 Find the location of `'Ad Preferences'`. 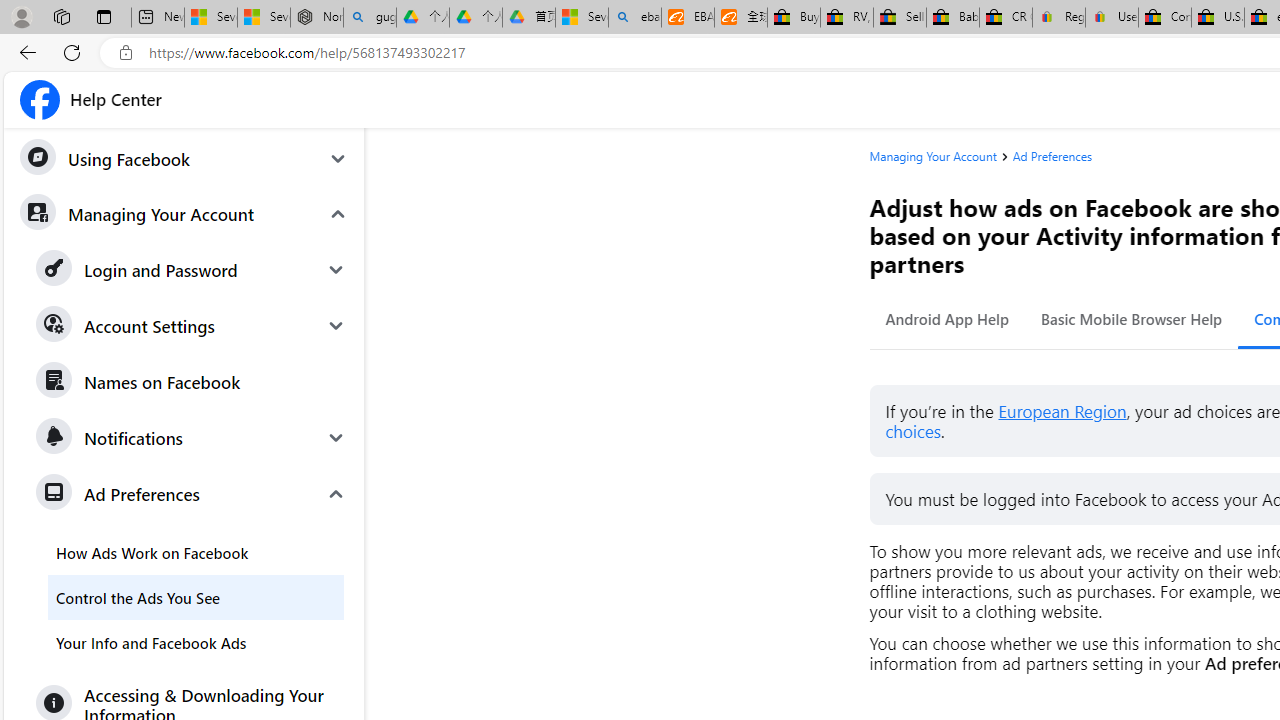

'Ad Preferences' is located at coordinates (1051, 155).